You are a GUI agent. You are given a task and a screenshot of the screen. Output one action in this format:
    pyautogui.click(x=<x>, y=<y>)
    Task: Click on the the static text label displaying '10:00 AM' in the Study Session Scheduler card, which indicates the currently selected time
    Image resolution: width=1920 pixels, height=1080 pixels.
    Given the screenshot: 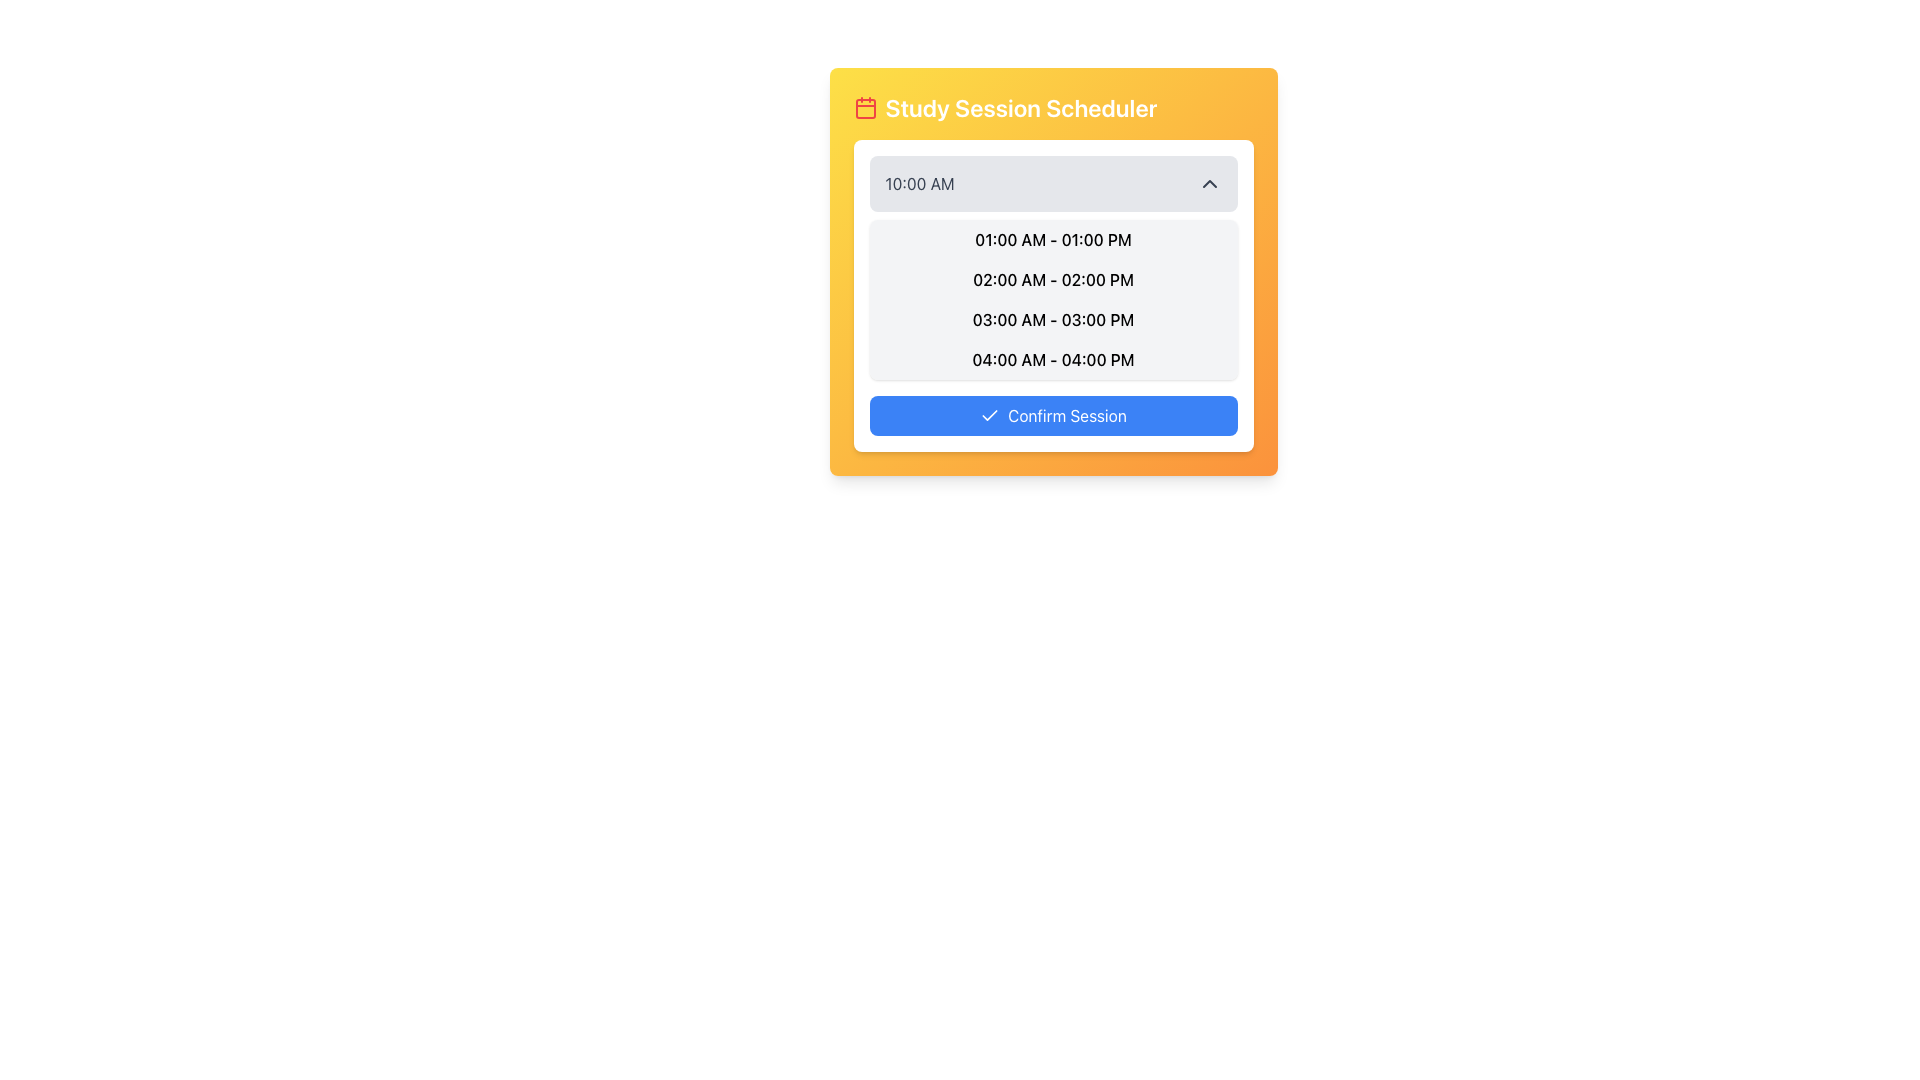 What is the action you would take?
    pyautogui.click(x=919, y=184)
    